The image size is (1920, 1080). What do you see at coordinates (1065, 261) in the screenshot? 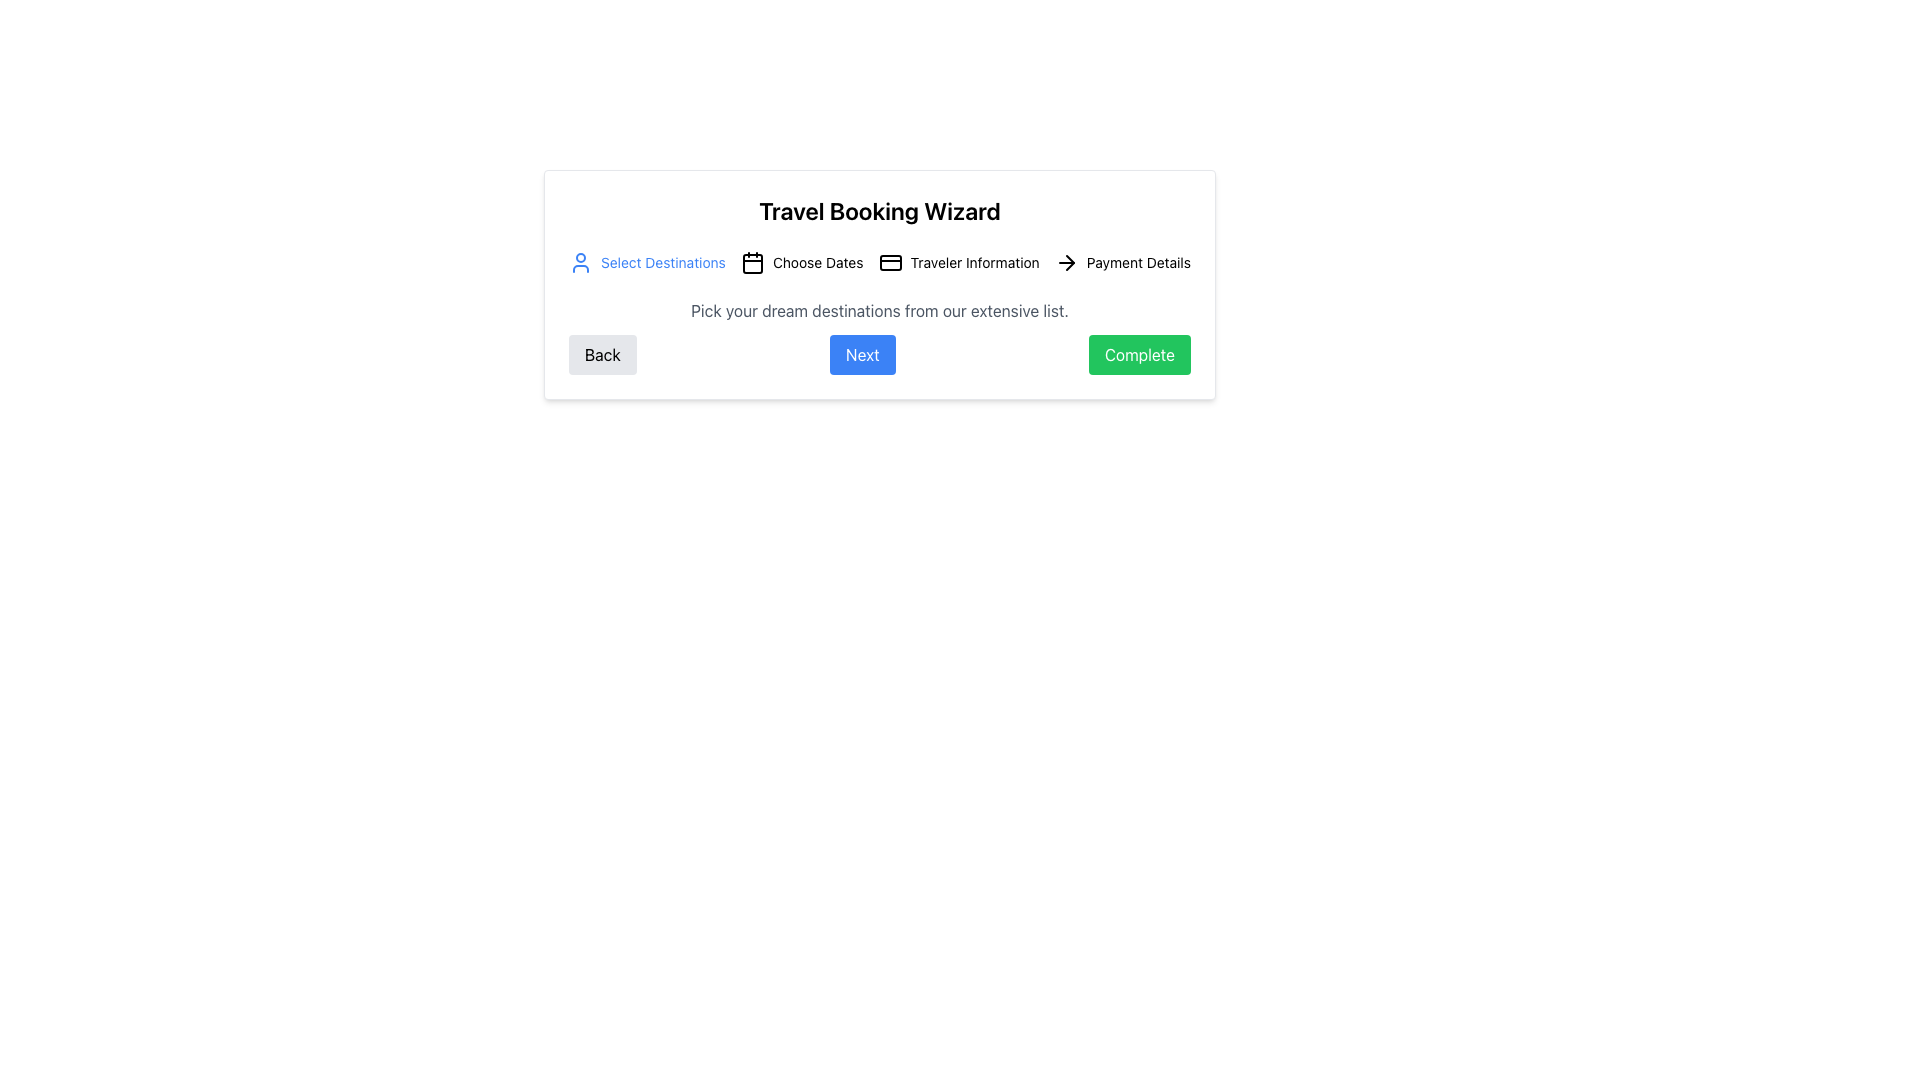
I see `the icon resembling a right-pointing arrow that is positioned to the left of the 'Payment Details' text, indicating progression or navigation` at bounding box center [1065, 261].